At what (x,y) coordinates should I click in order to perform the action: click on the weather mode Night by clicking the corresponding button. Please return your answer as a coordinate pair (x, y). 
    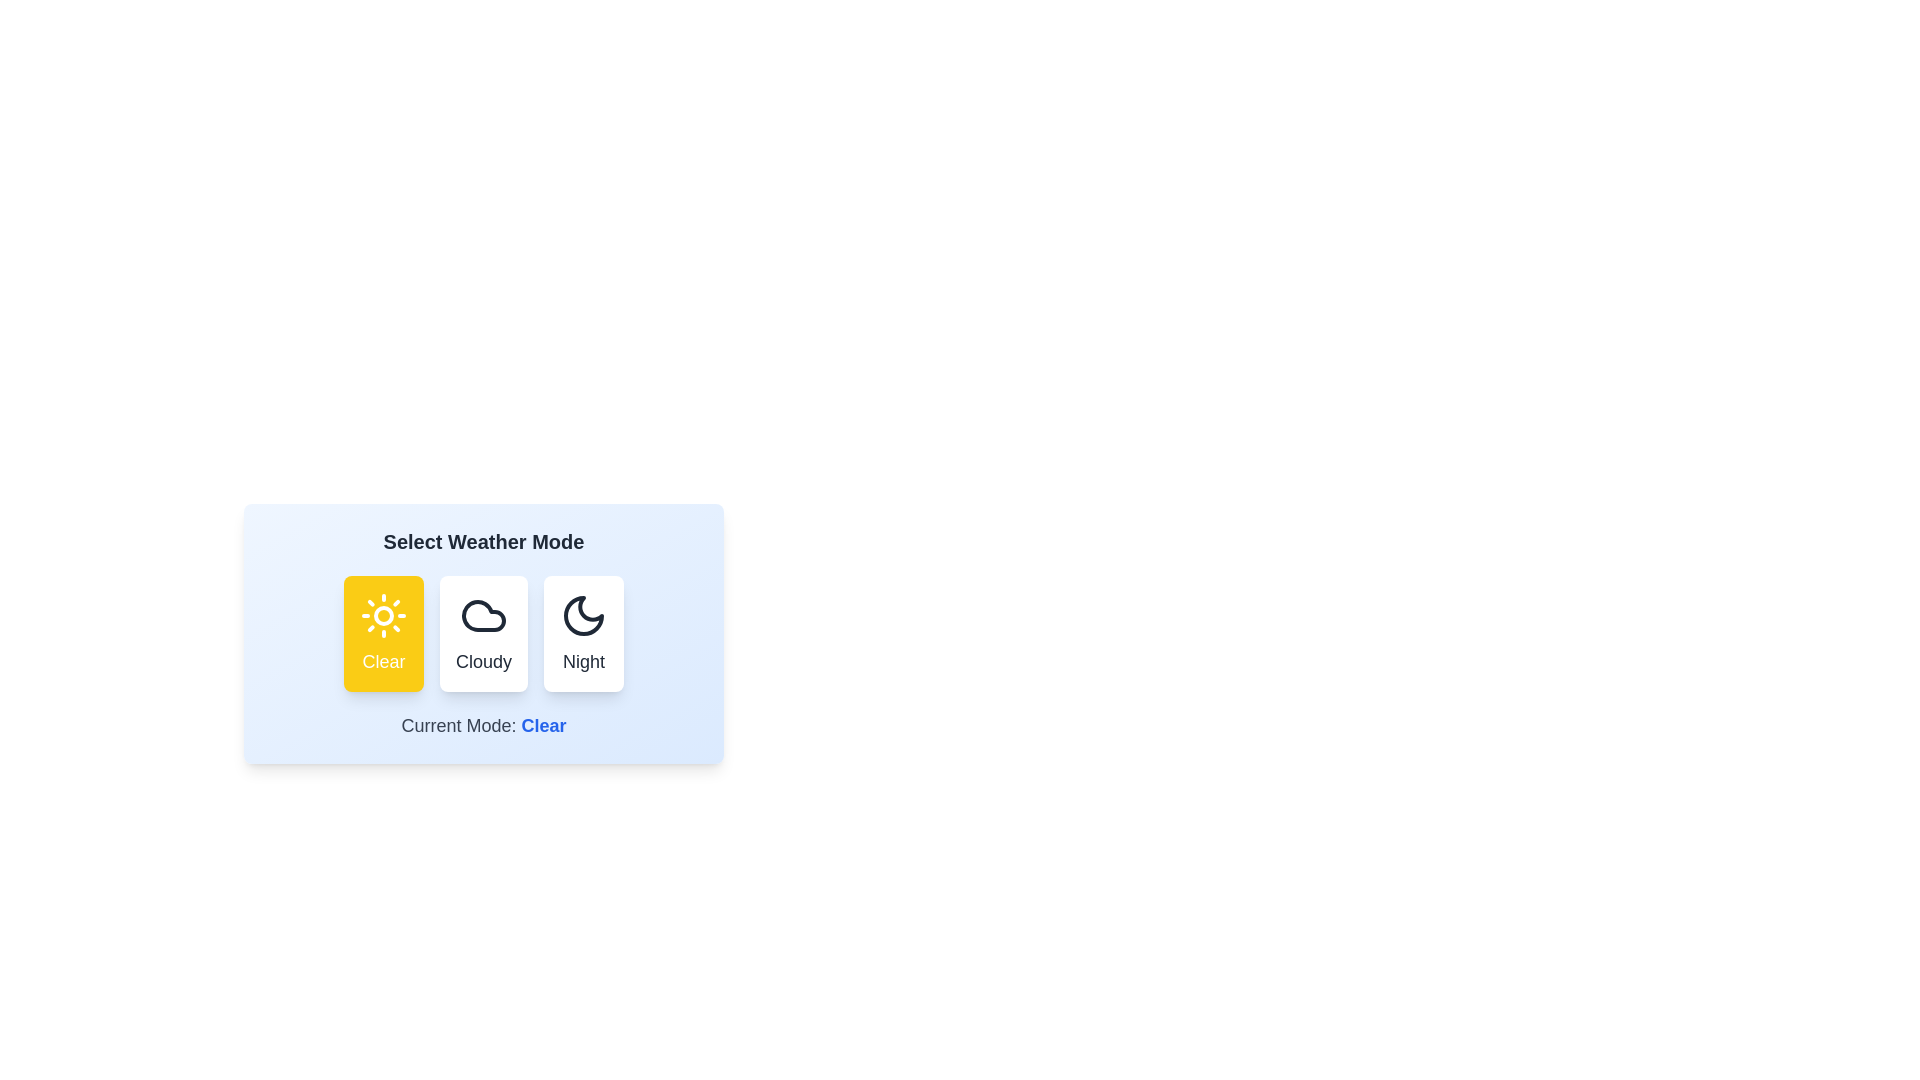
    Looking at the image, I should click on (583, 633).